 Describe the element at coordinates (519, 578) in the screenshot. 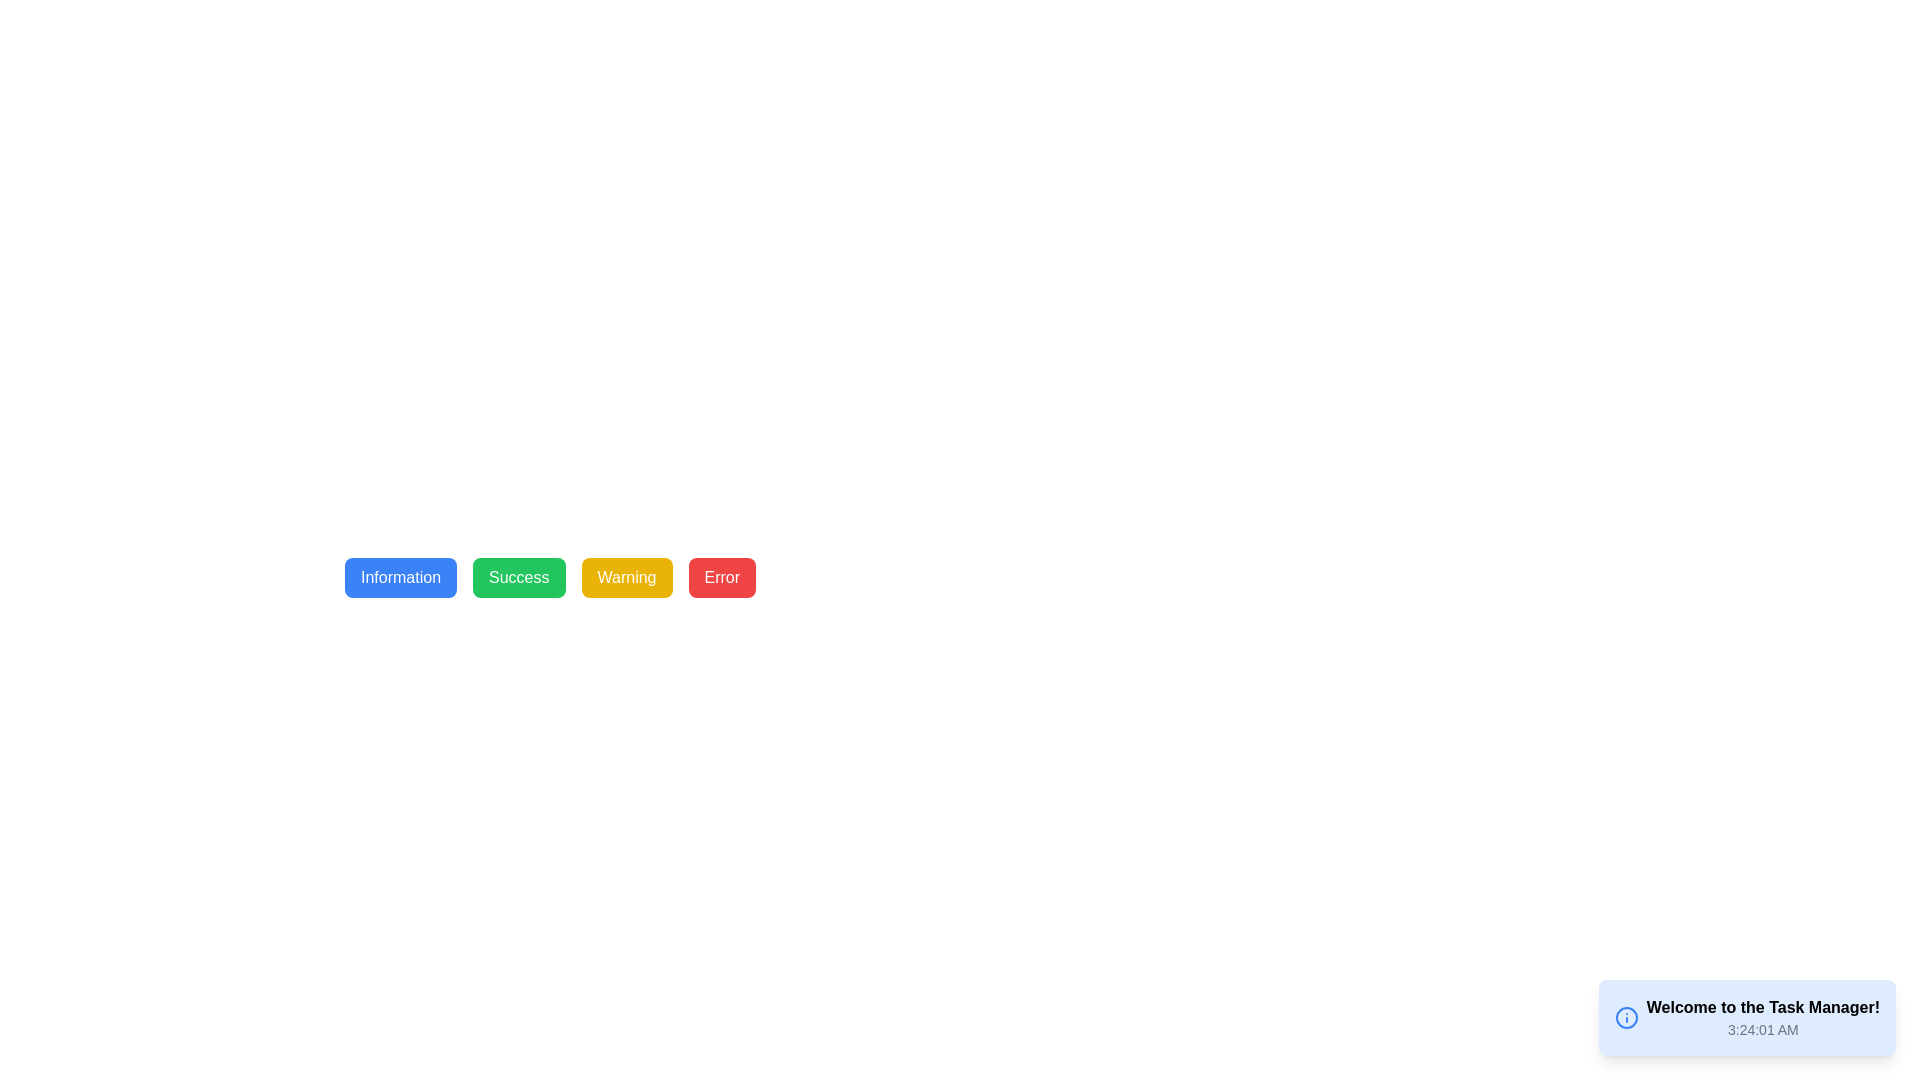

I see `the 'Success' button, which is the second button in a horizontal sequence of four buttons labeled 'Information', 'Success', 'Warning', and 'Error'` at that location.